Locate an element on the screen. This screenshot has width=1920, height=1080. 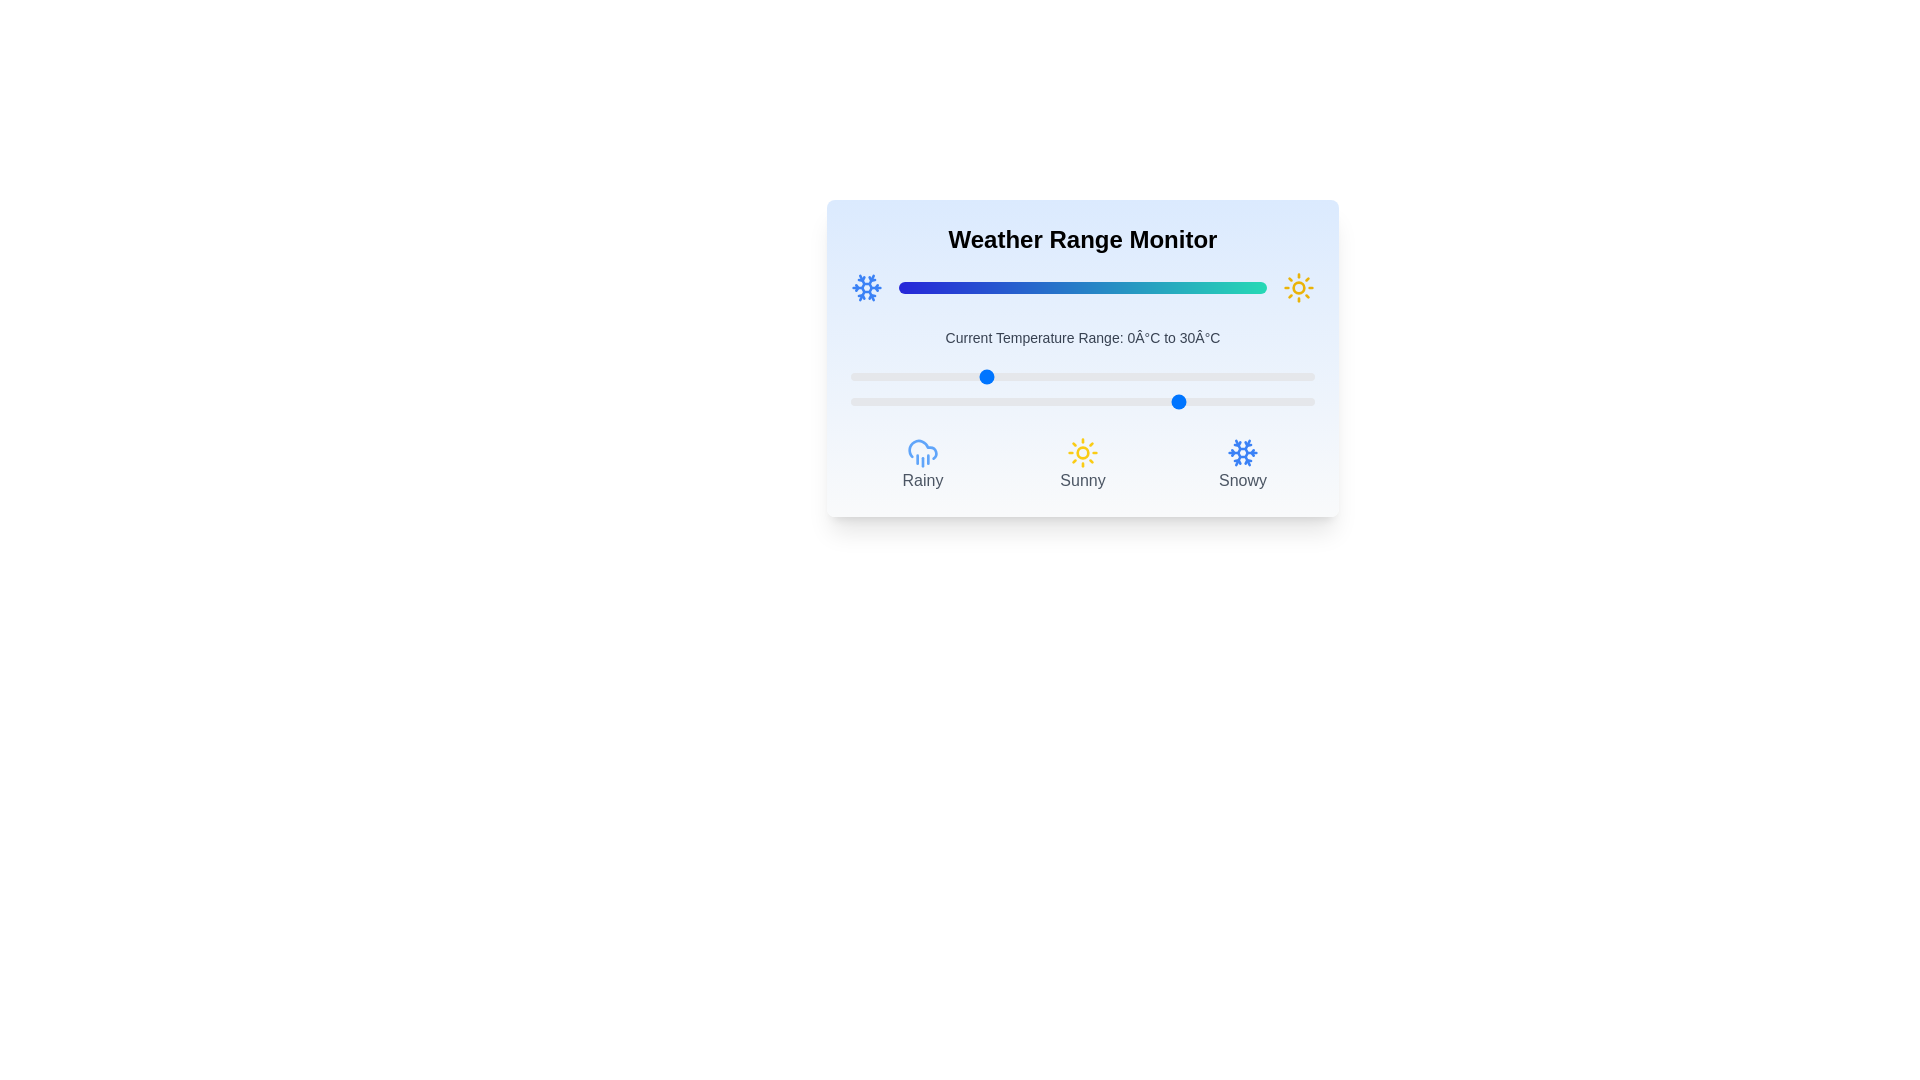
the small circular SVG shape located at the top-right corner of the temperature range display, which is part of a sun-like pattern is located at coordinates (1299, 288).